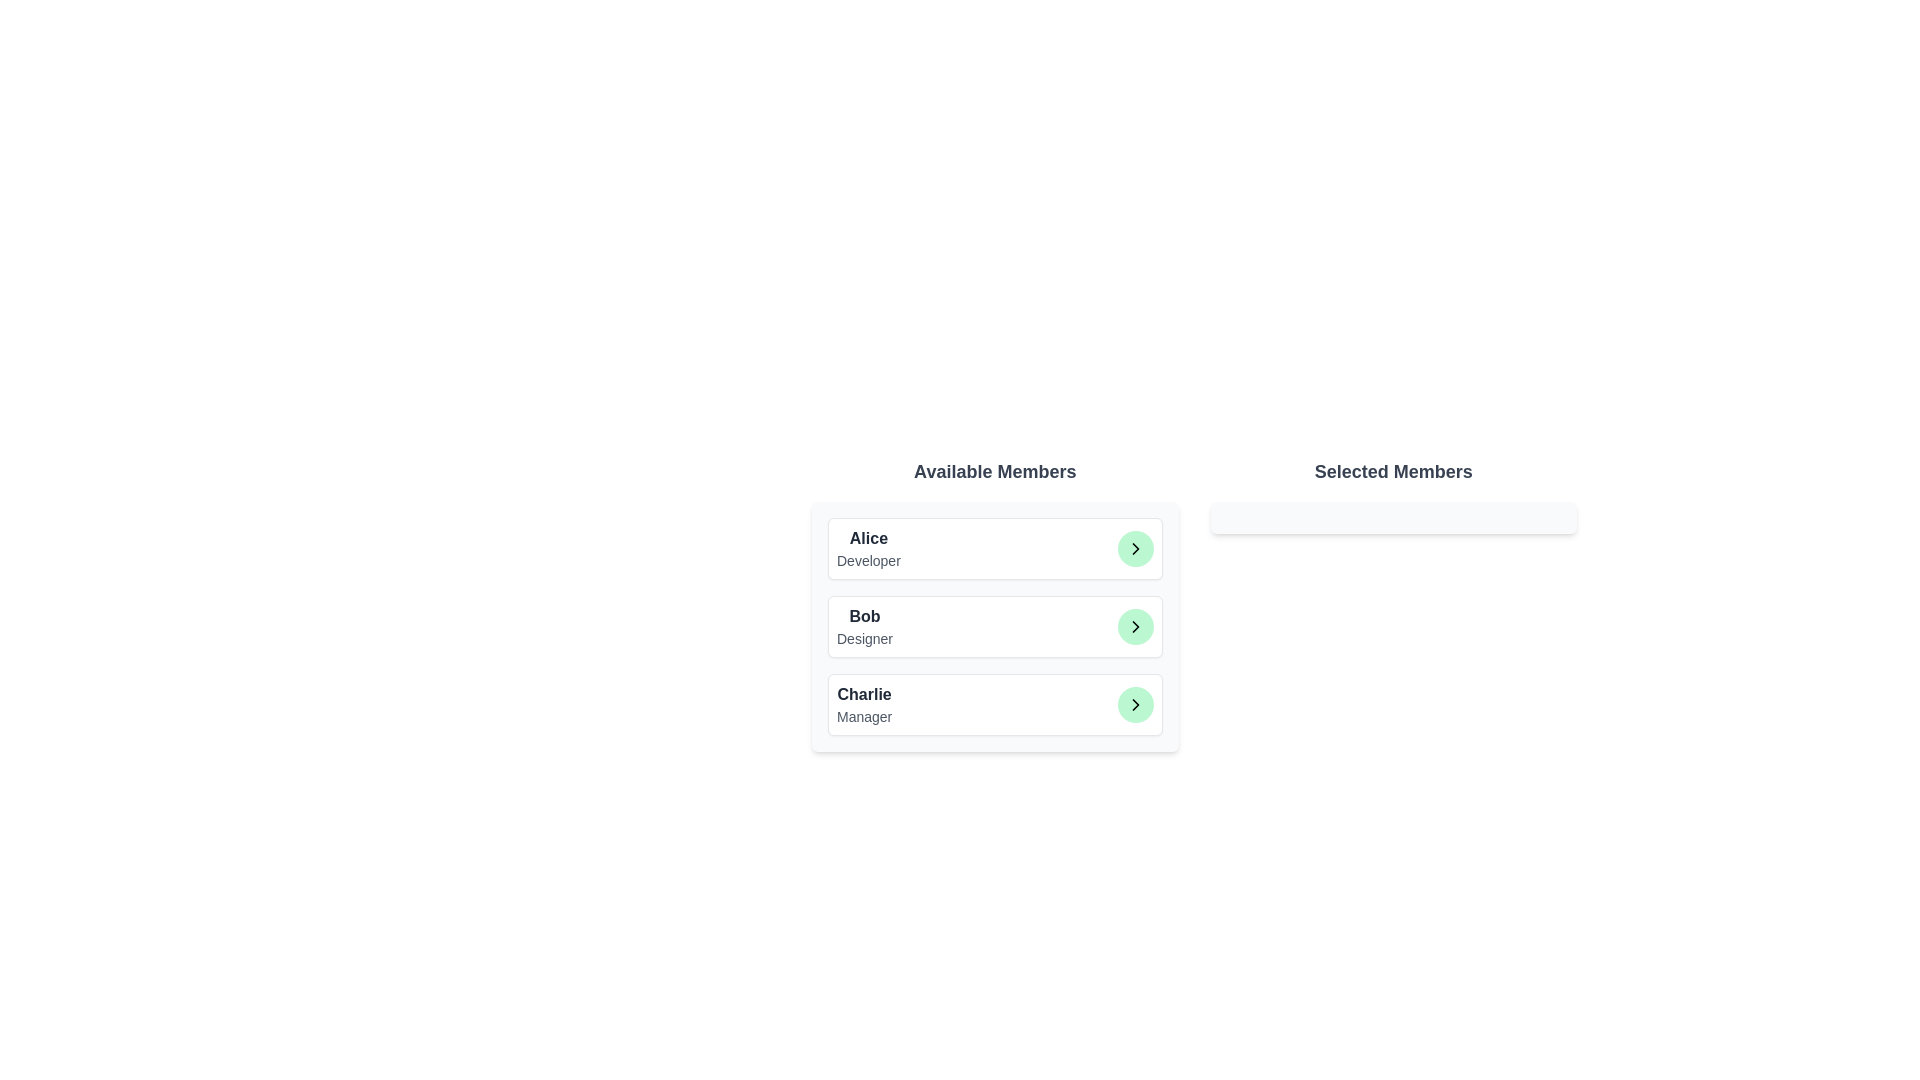 The height and width of the screenshot is (1080, 1920). Describe the element at coordinates (1135, 548) in the screenshot. I see `the button corresponding to Alice to observe the hover effect` at that location.